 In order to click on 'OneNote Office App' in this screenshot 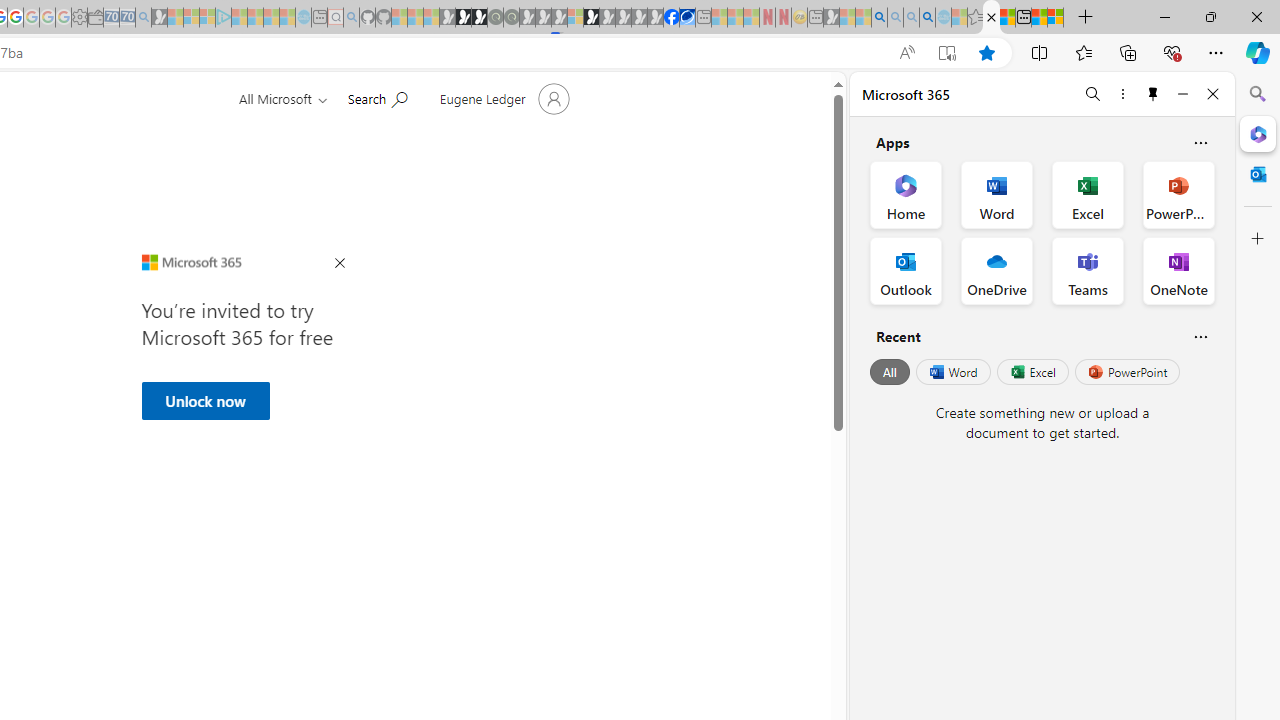, I will do `click(1178, 271)`.